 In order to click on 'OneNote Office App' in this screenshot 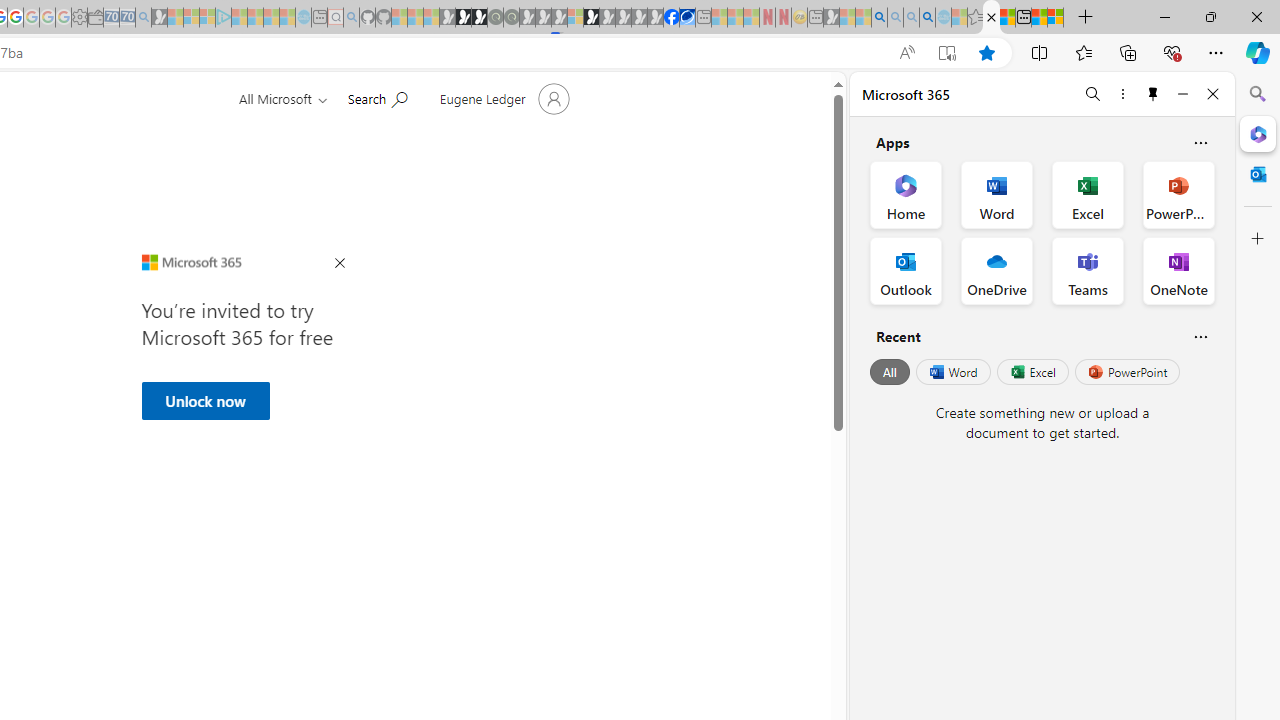, I will do `click(1178, 271)`.